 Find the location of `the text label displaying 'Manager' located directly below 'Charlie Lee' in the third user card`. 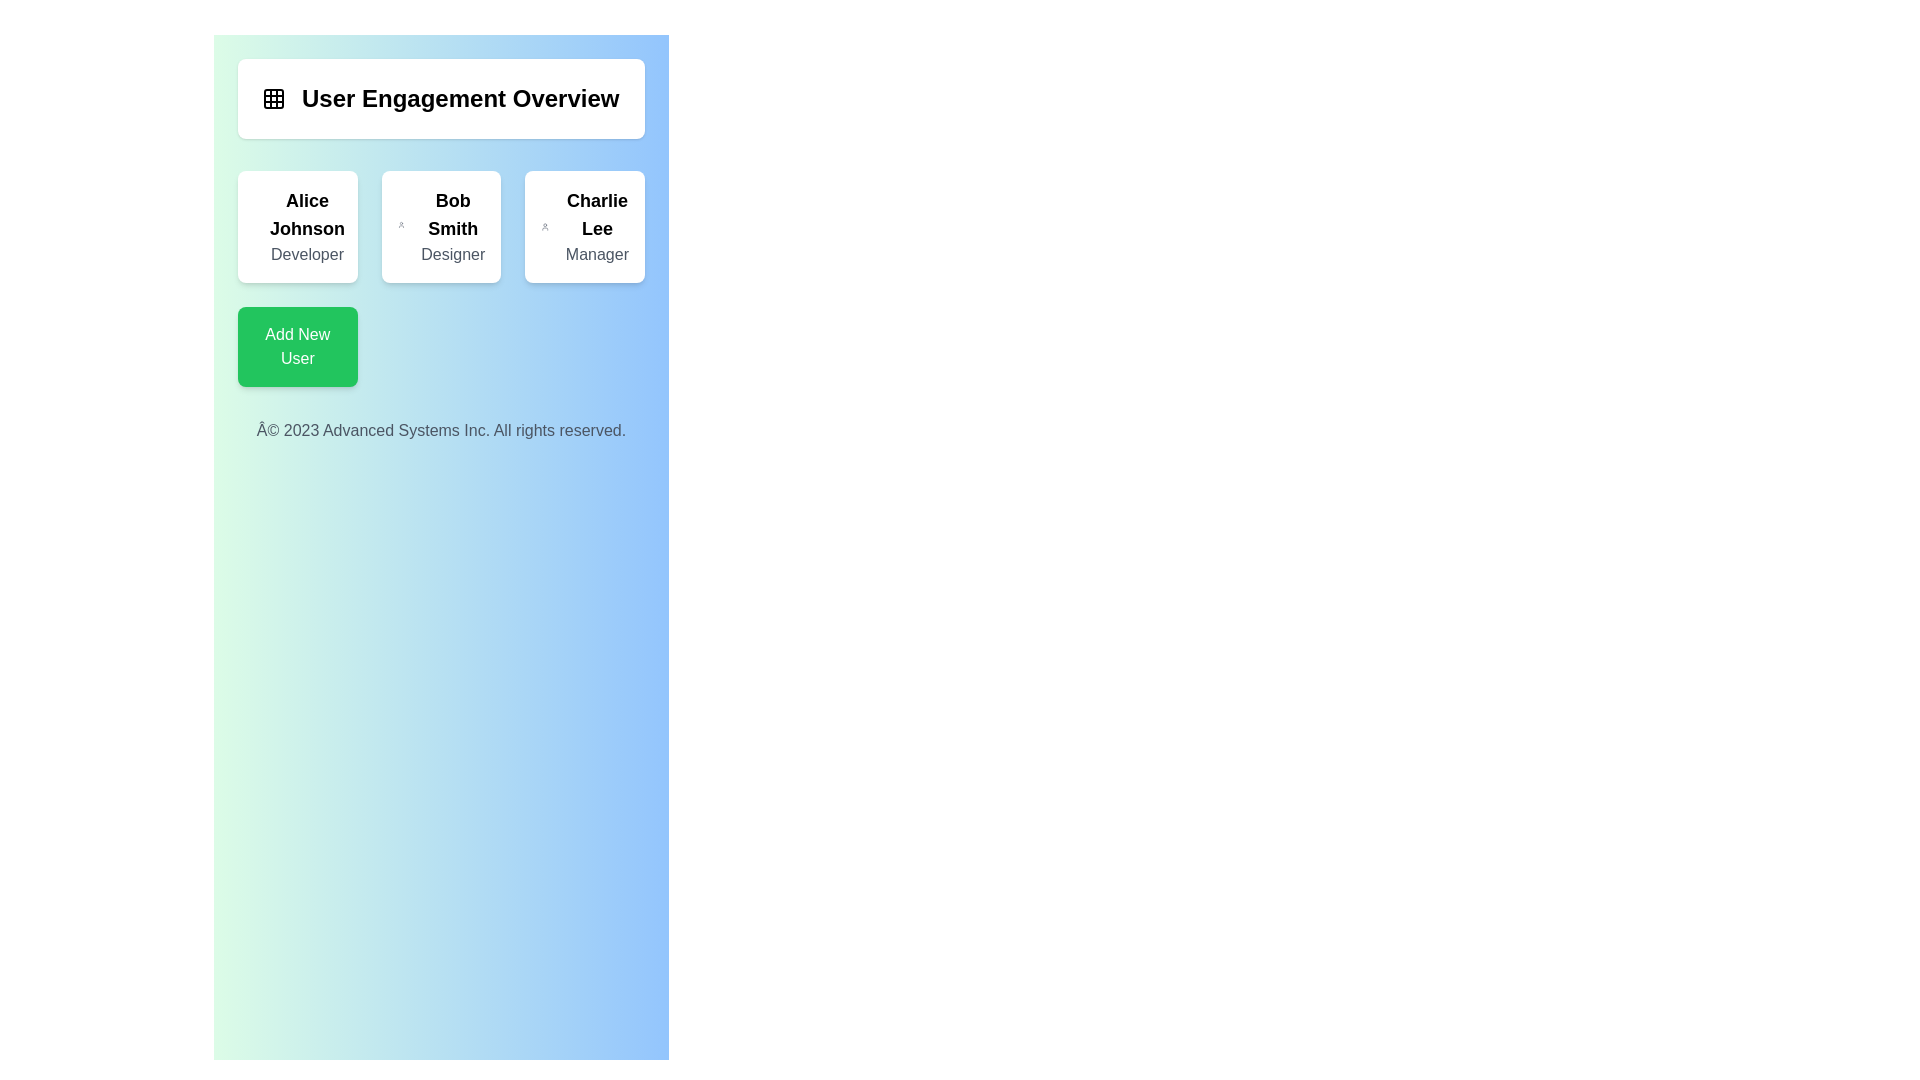

the text label displaying 'Manager' located directly below 'Charlie Lee' in the third user card is located at coordinates (596, 253).